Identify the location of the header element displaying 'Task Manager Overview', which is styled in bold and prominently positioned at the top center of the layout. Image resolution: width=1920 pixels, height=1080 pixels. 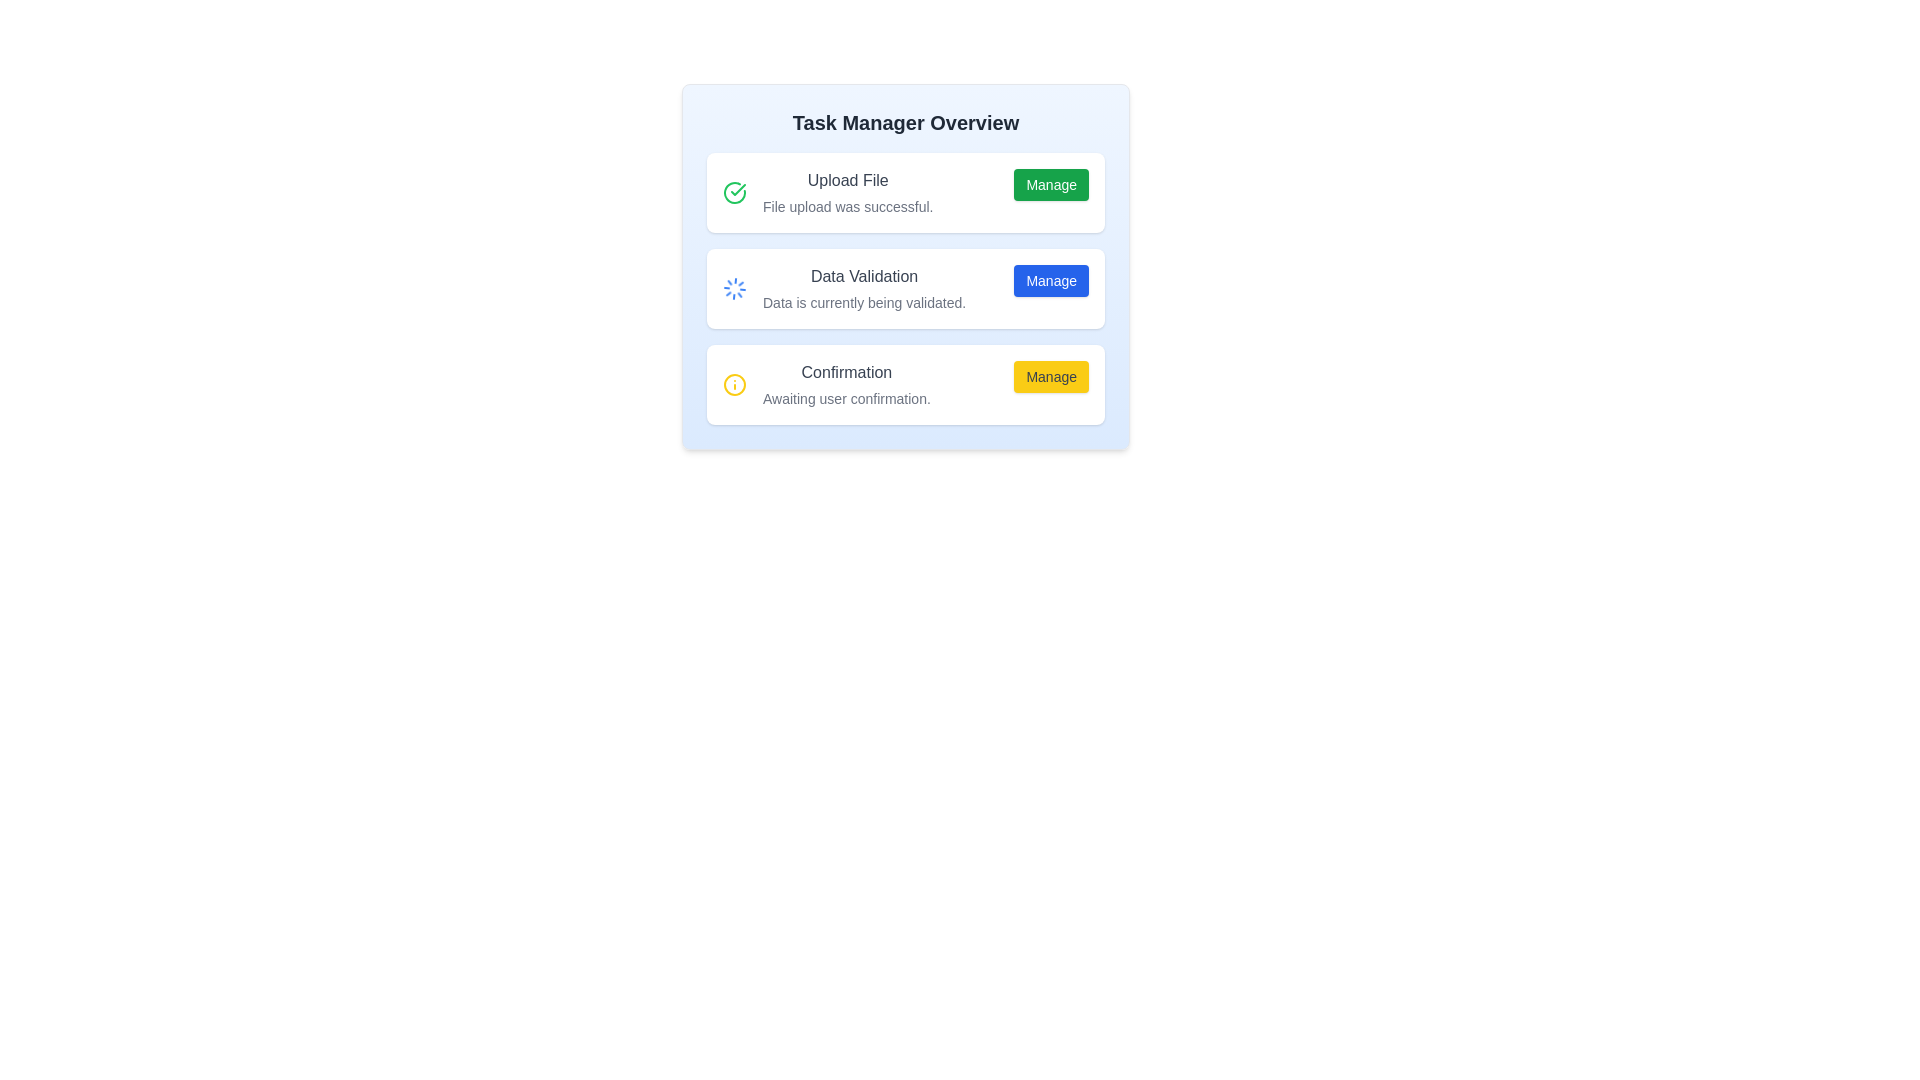
(905, 123).